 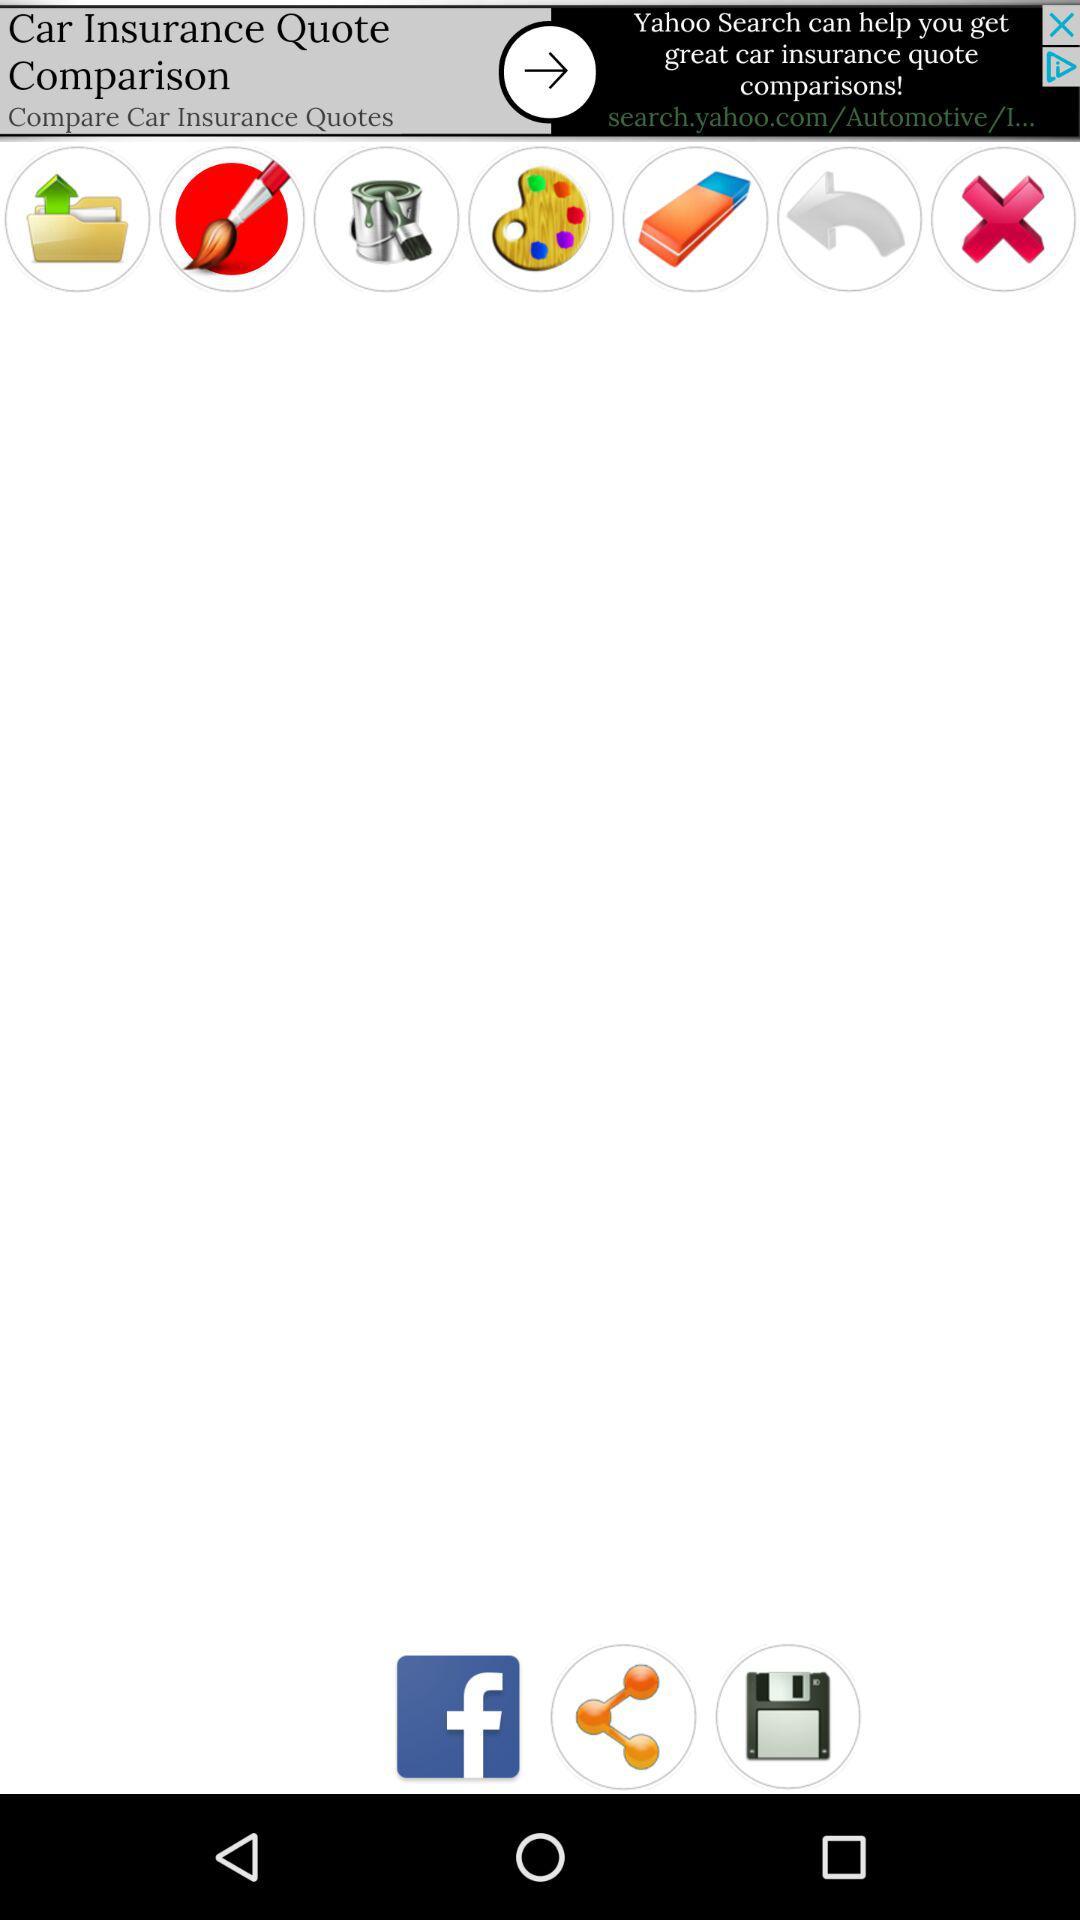 What do you see at coordinates (540, 219) in the screenshot?
I see `paint color` at bounding box center [540, 219].